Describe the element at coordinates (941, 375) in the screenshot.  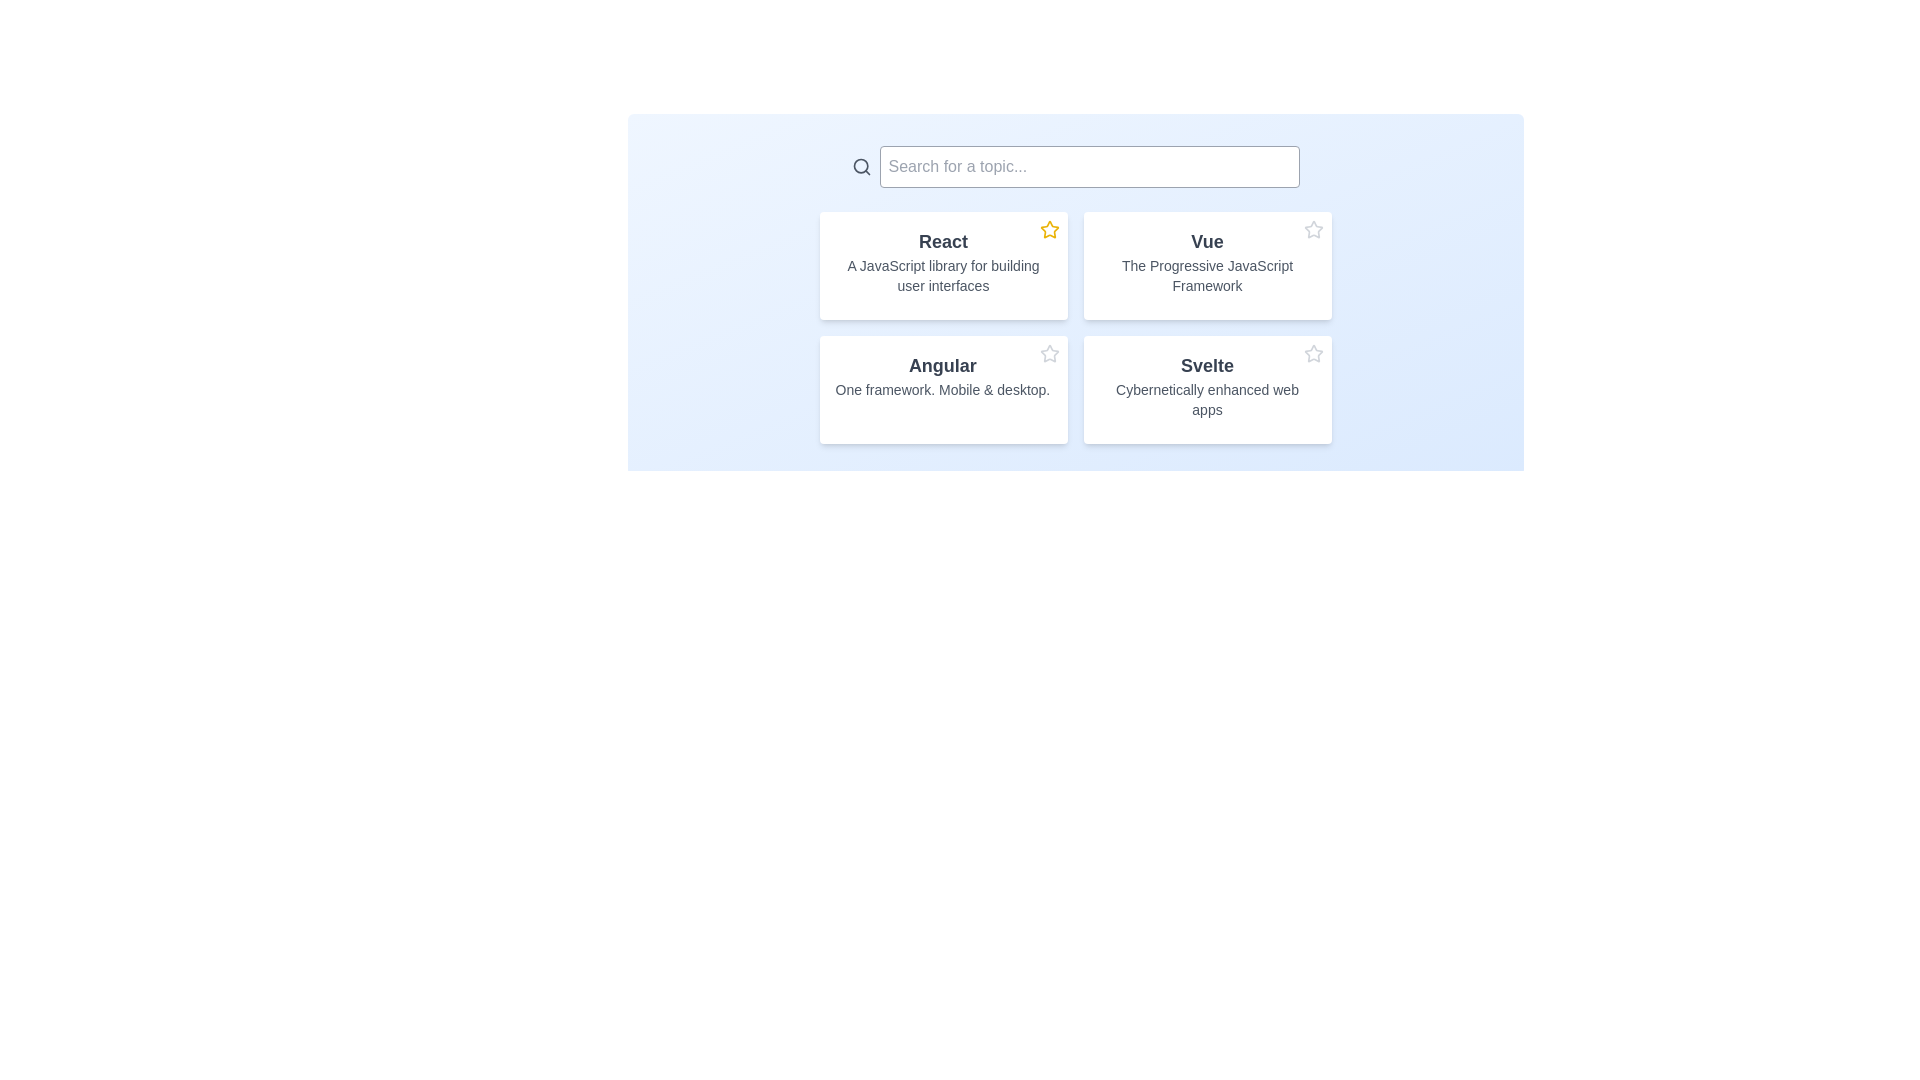
I see `the text display element that shows the name 'Angular' in the second card of four cards below the search bar` at that location.